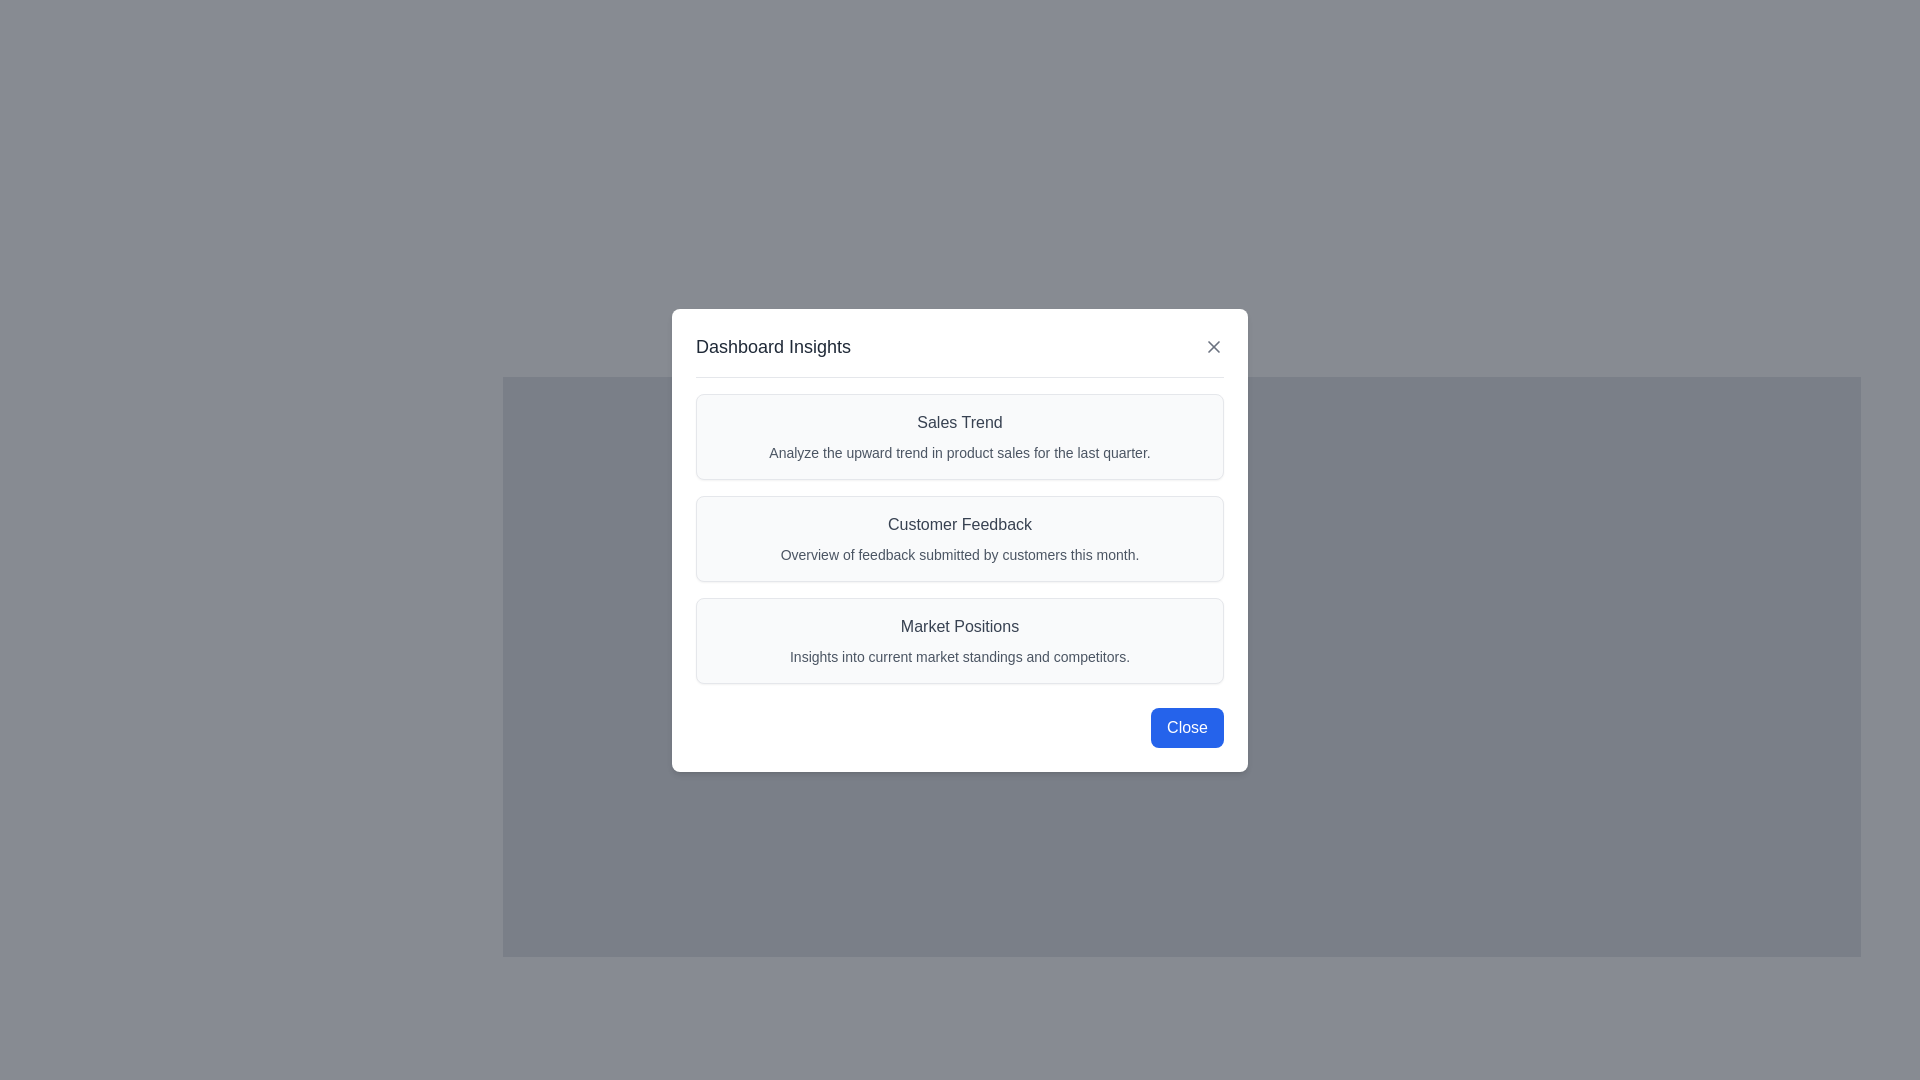 Image resolution: width=1920 pixels, height=1080 pixels. What do you see at coordinates (960, 421) in the screenshot?
I see `the Text Label that serves as the header for the 'Dashboard Insights' modal, which describes sales trends` at bounding box center [960, 421].